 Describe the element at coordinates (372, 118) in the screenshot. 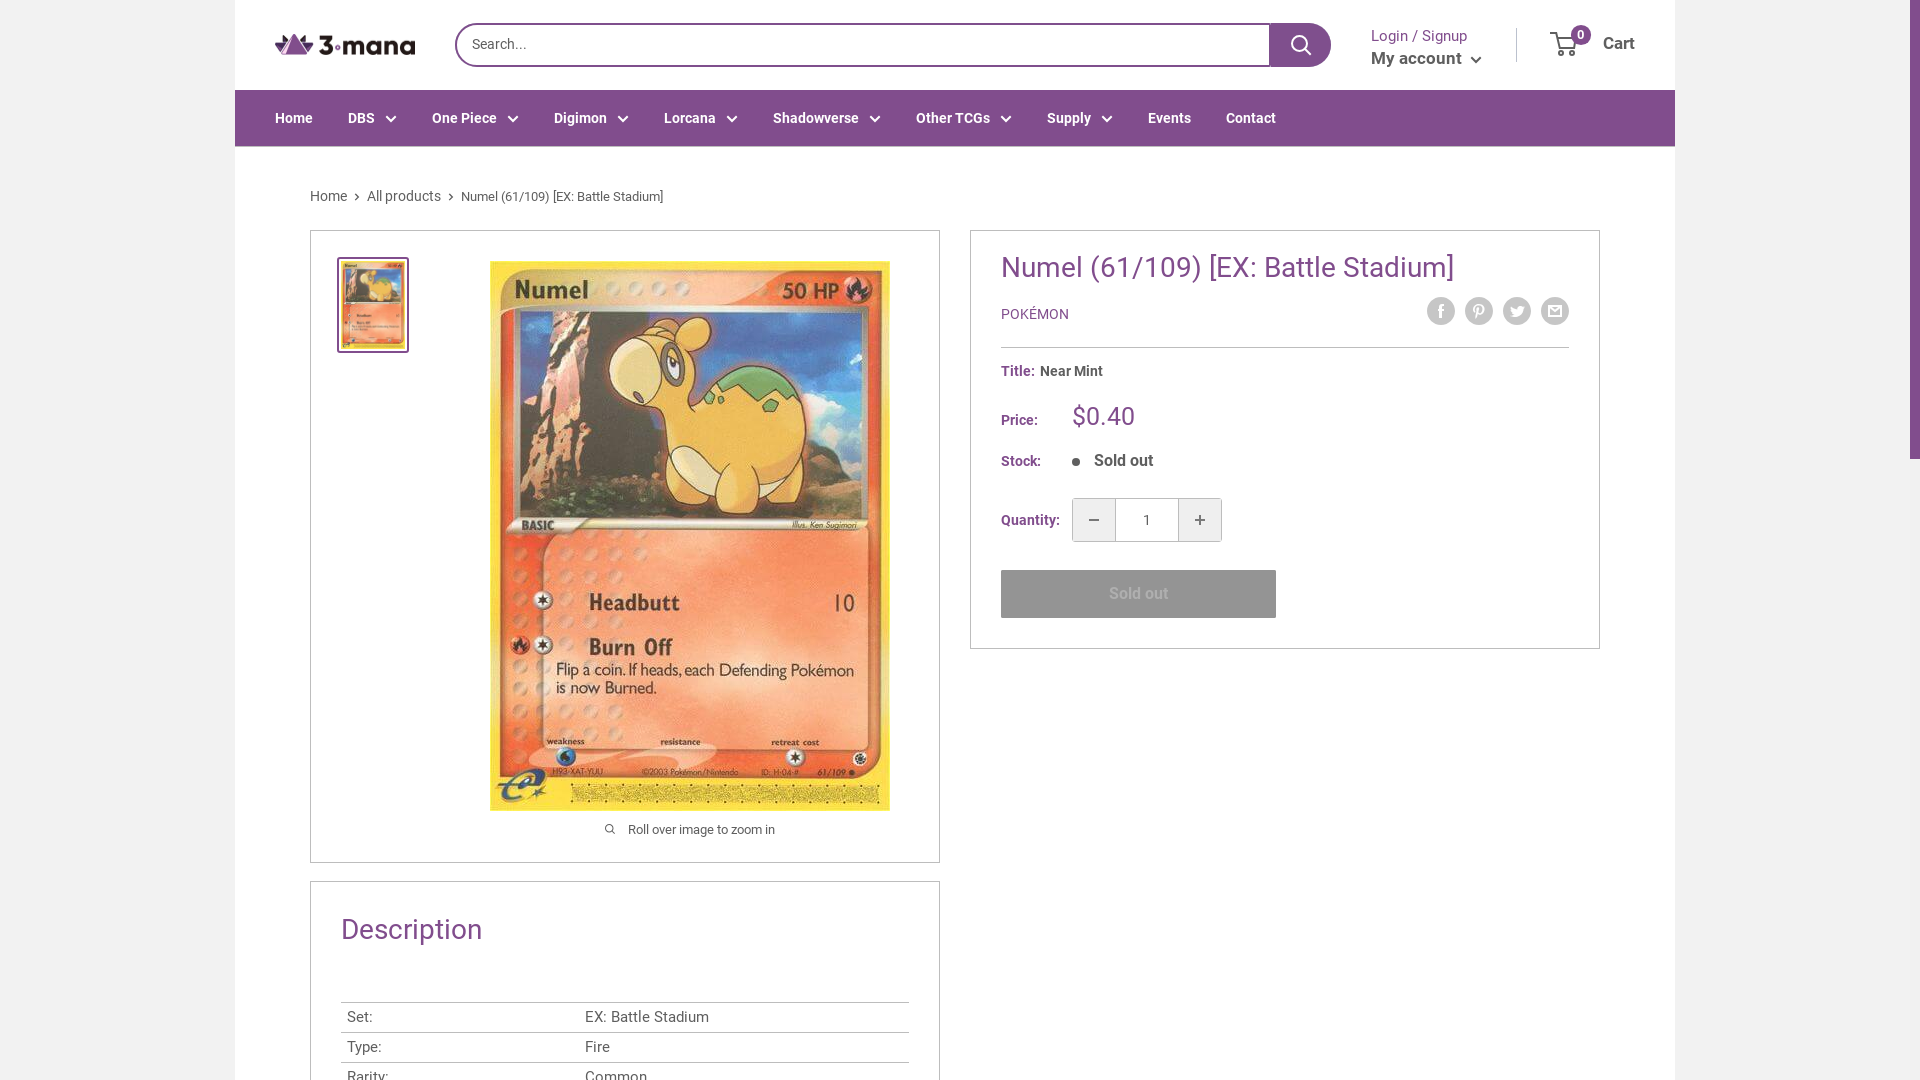

I see `'DBS'` at that location.